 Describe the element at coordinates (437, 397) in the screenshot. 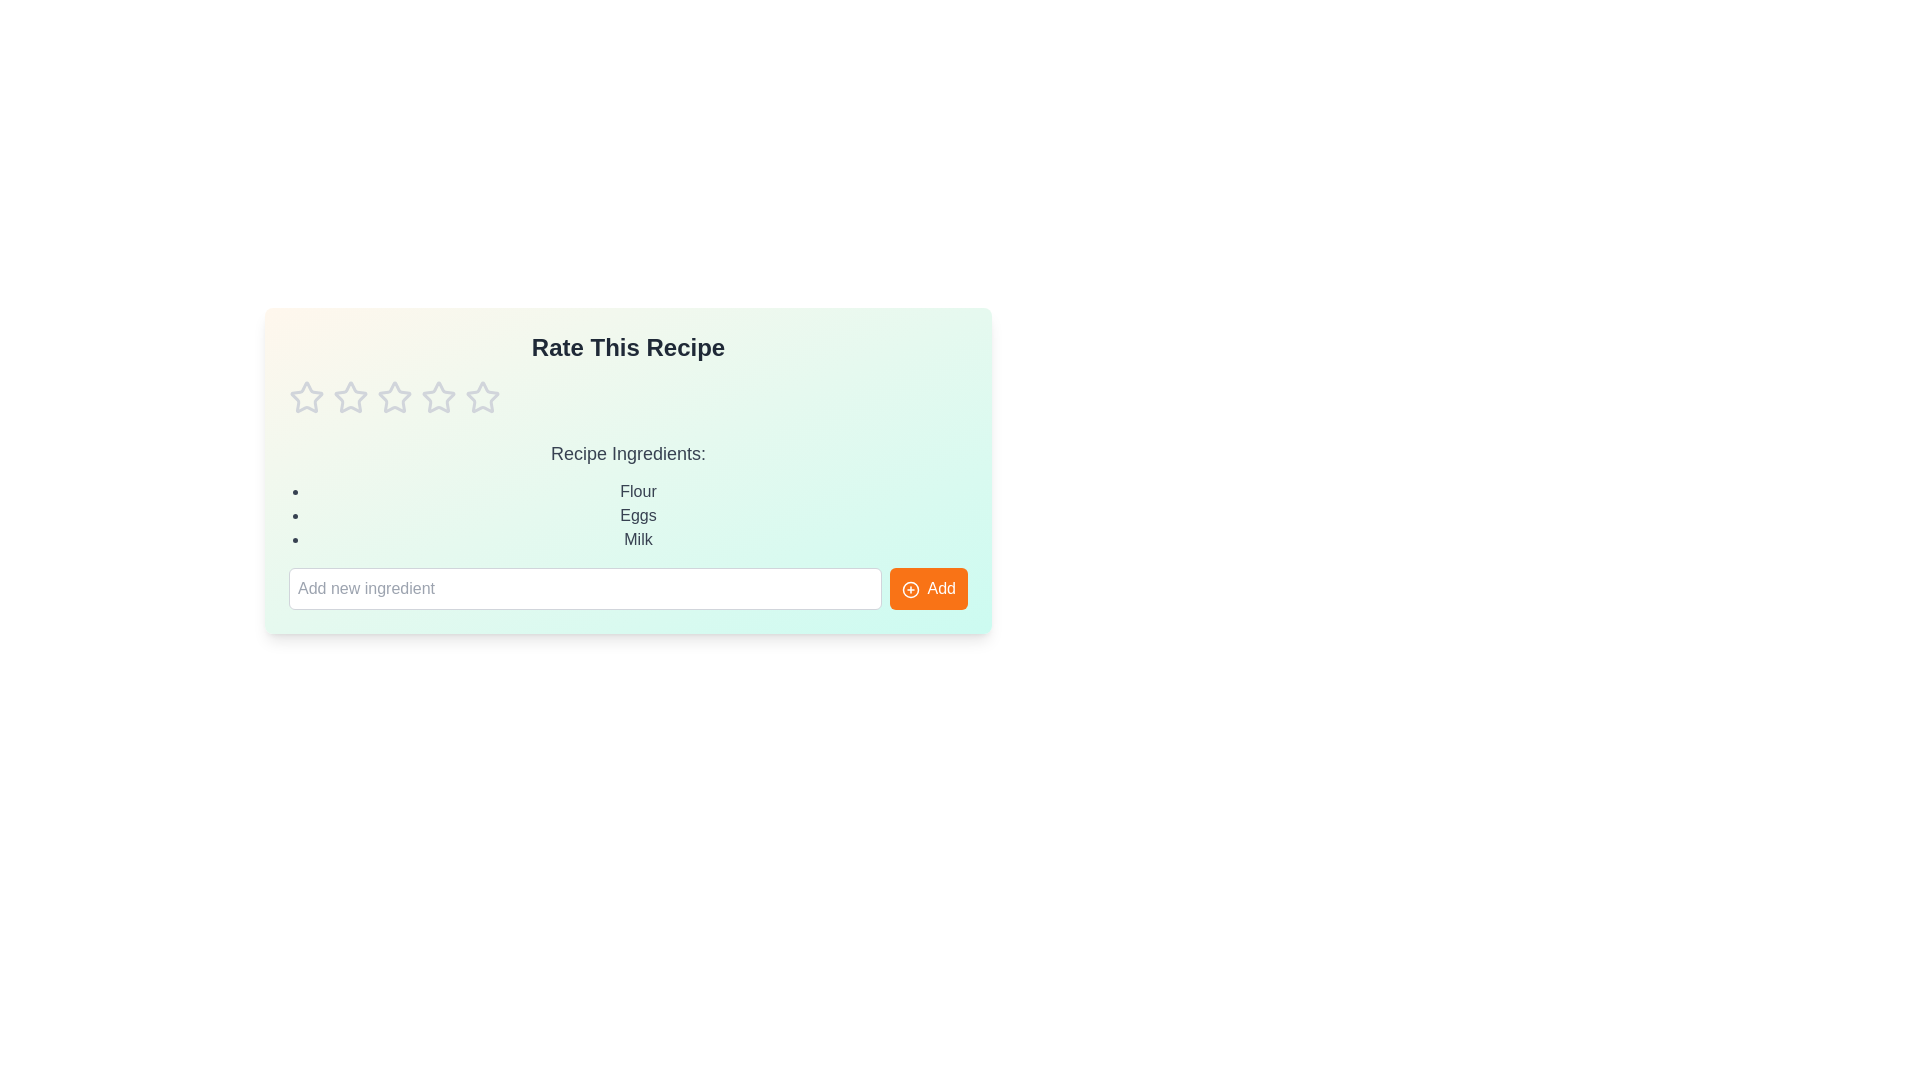

I see `the star corresponding to 4 stars to preview the rating` at that location.